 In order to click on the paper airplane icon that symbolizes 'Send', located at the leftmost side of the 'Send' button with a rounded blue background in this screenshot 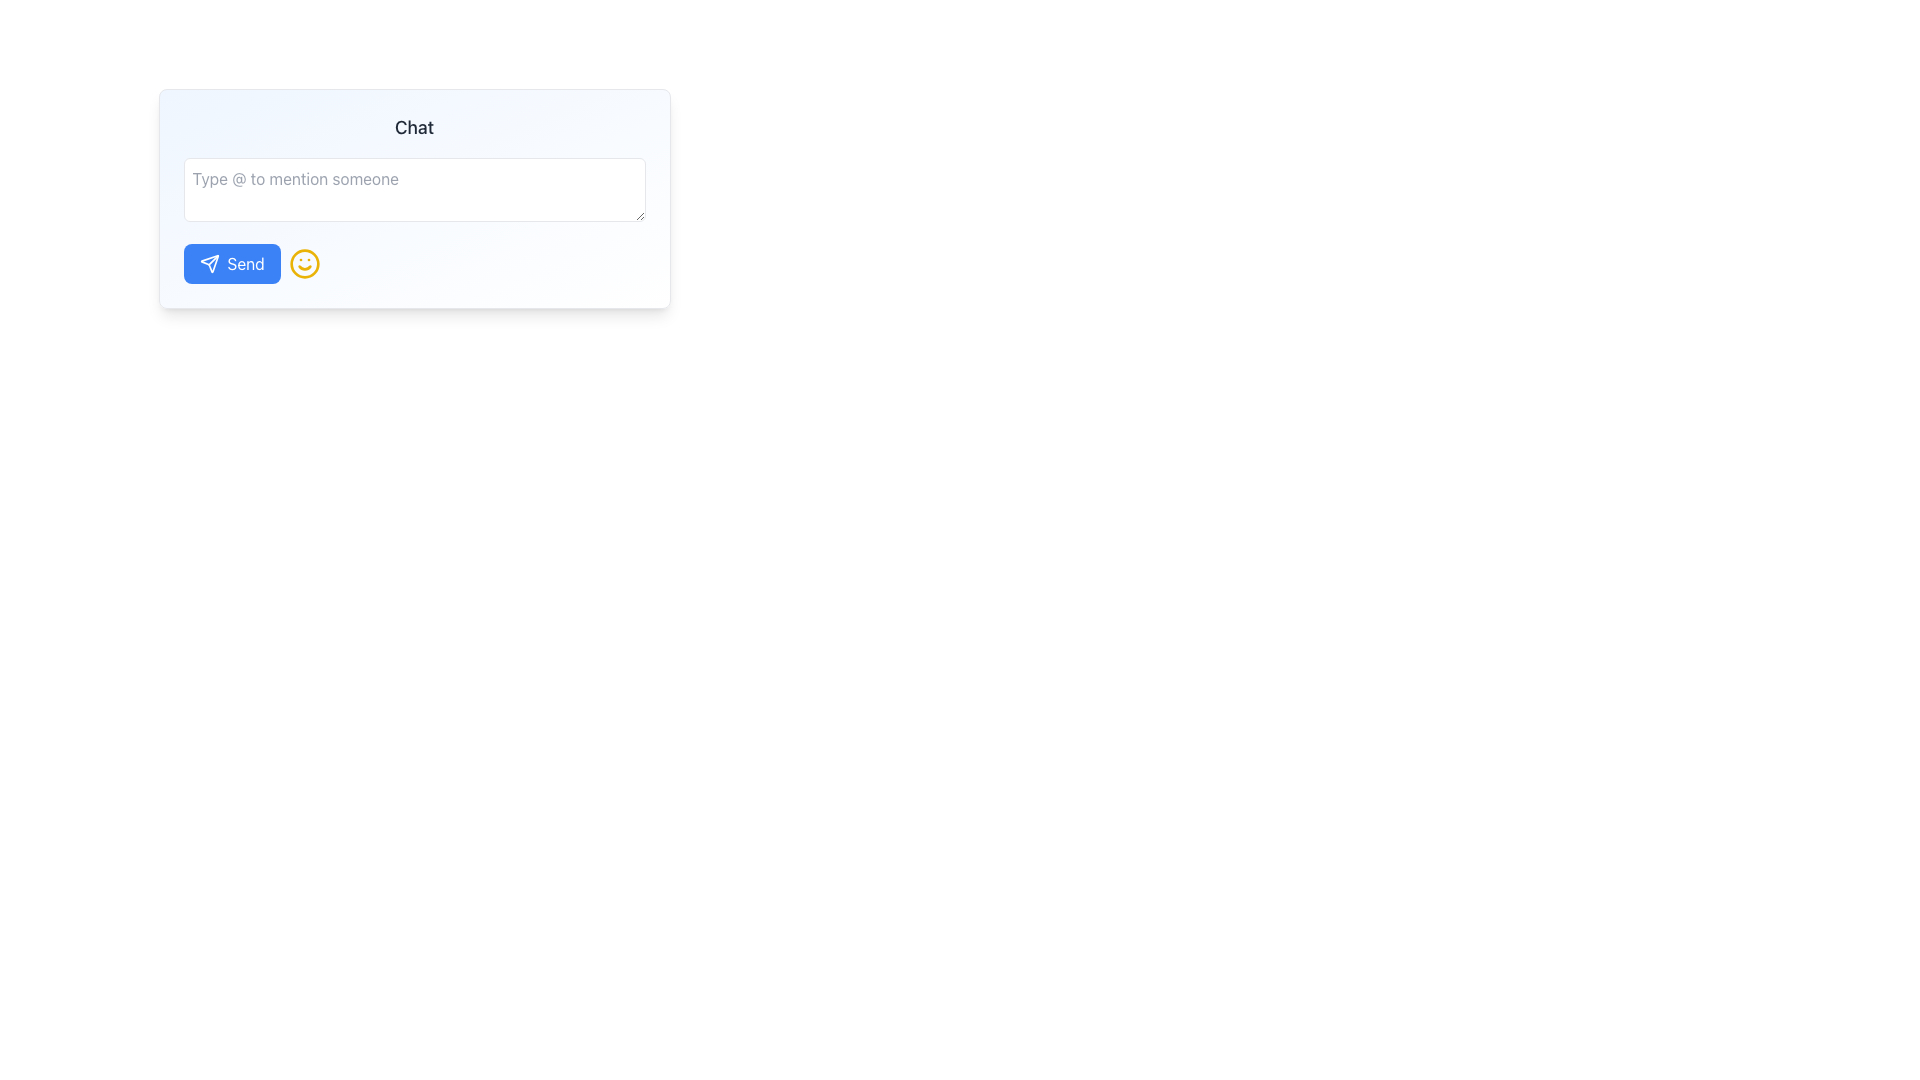, I will do `click(209, 262)`.